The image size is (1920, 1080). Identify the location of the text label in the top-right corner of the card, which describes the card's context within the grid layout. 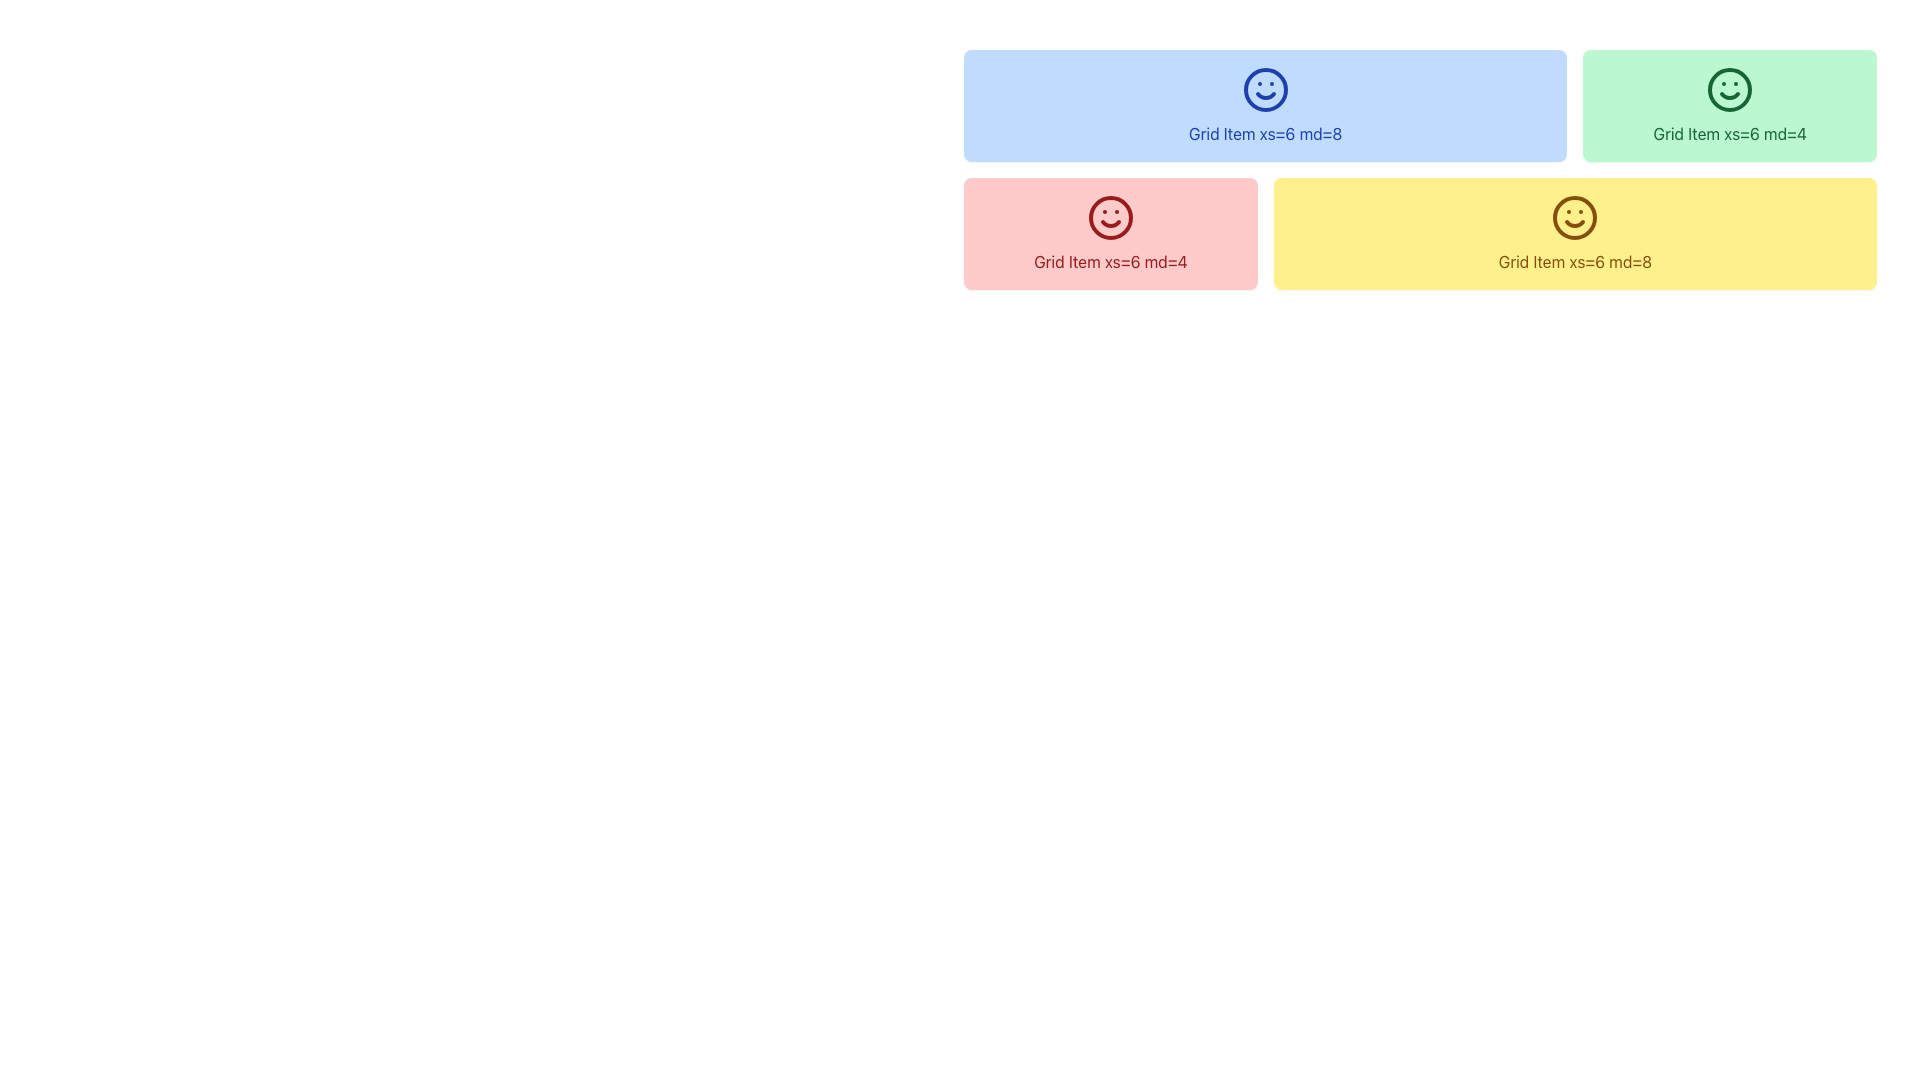
(1729, 134).